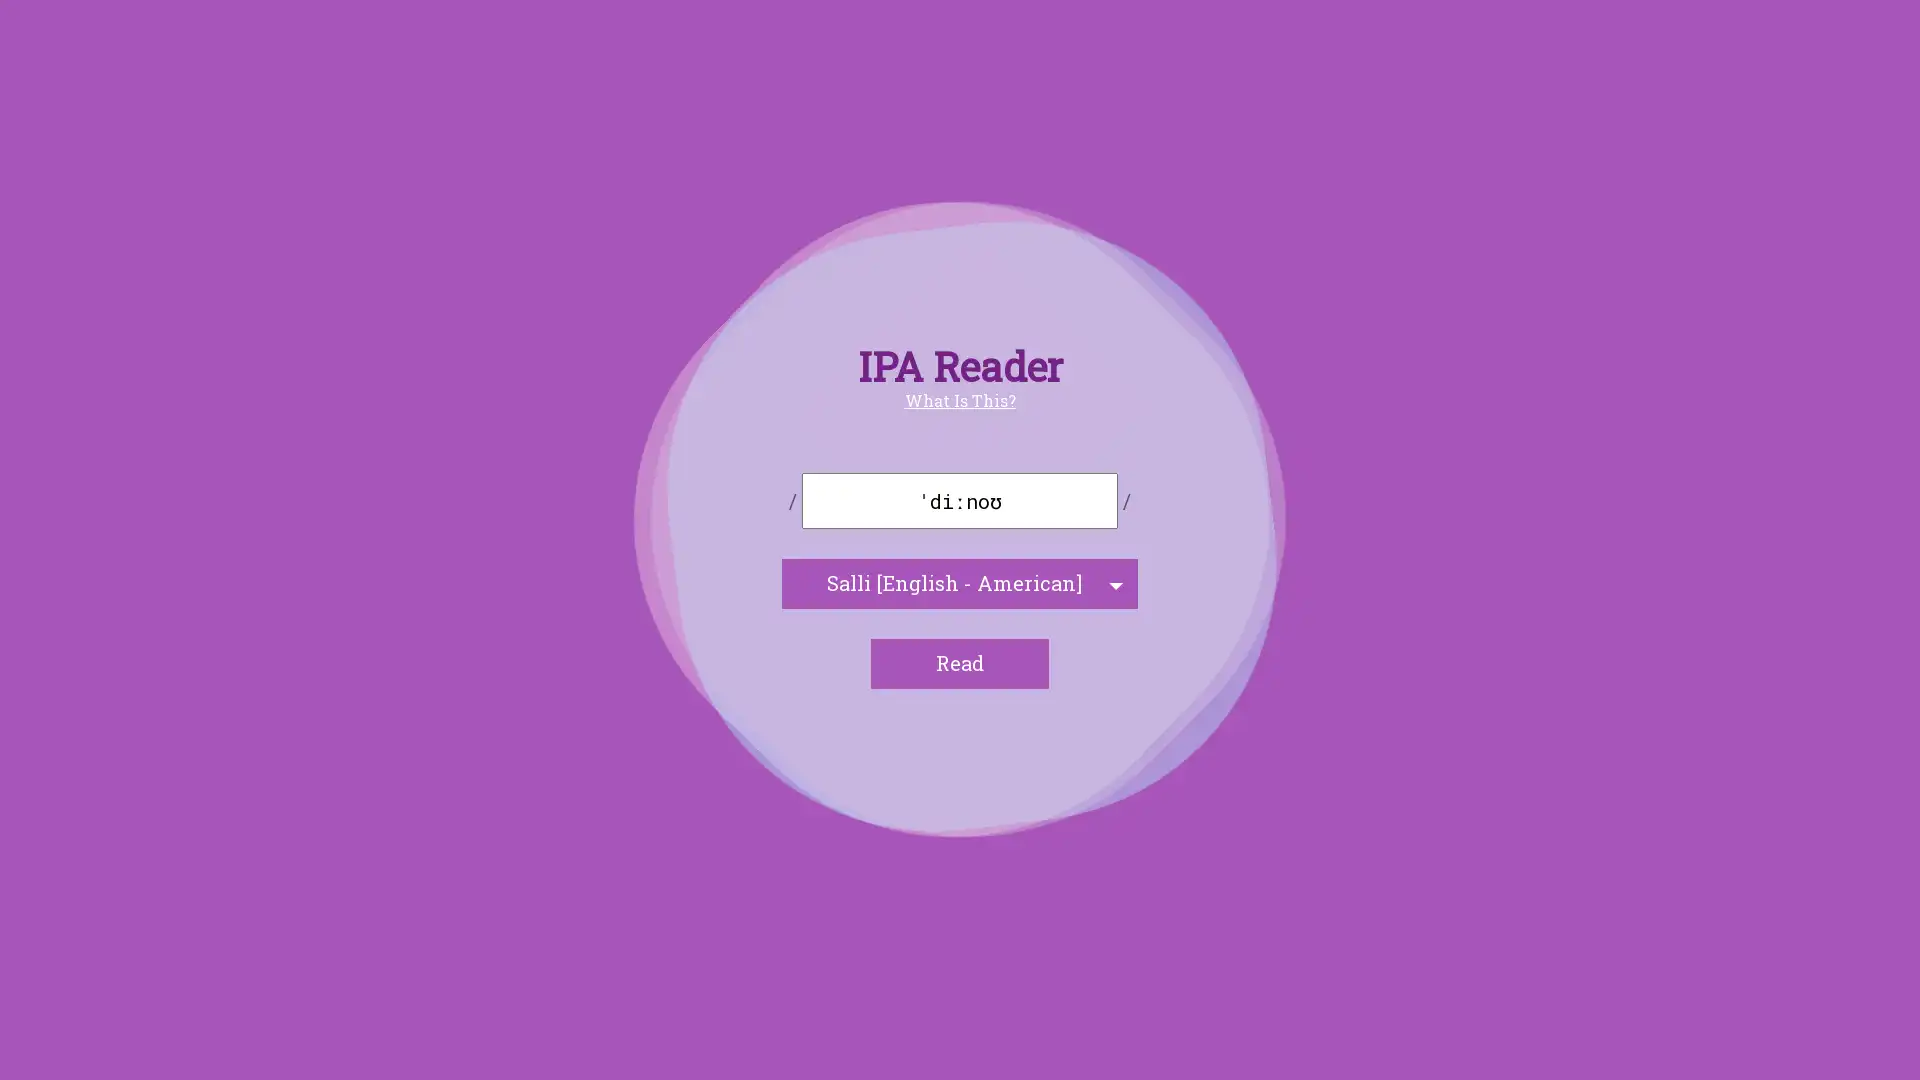 This screenshot has width=1920, height=1080. Describe the element at coordinates (960, 663) in the screenshot. I see `Read` at that location.